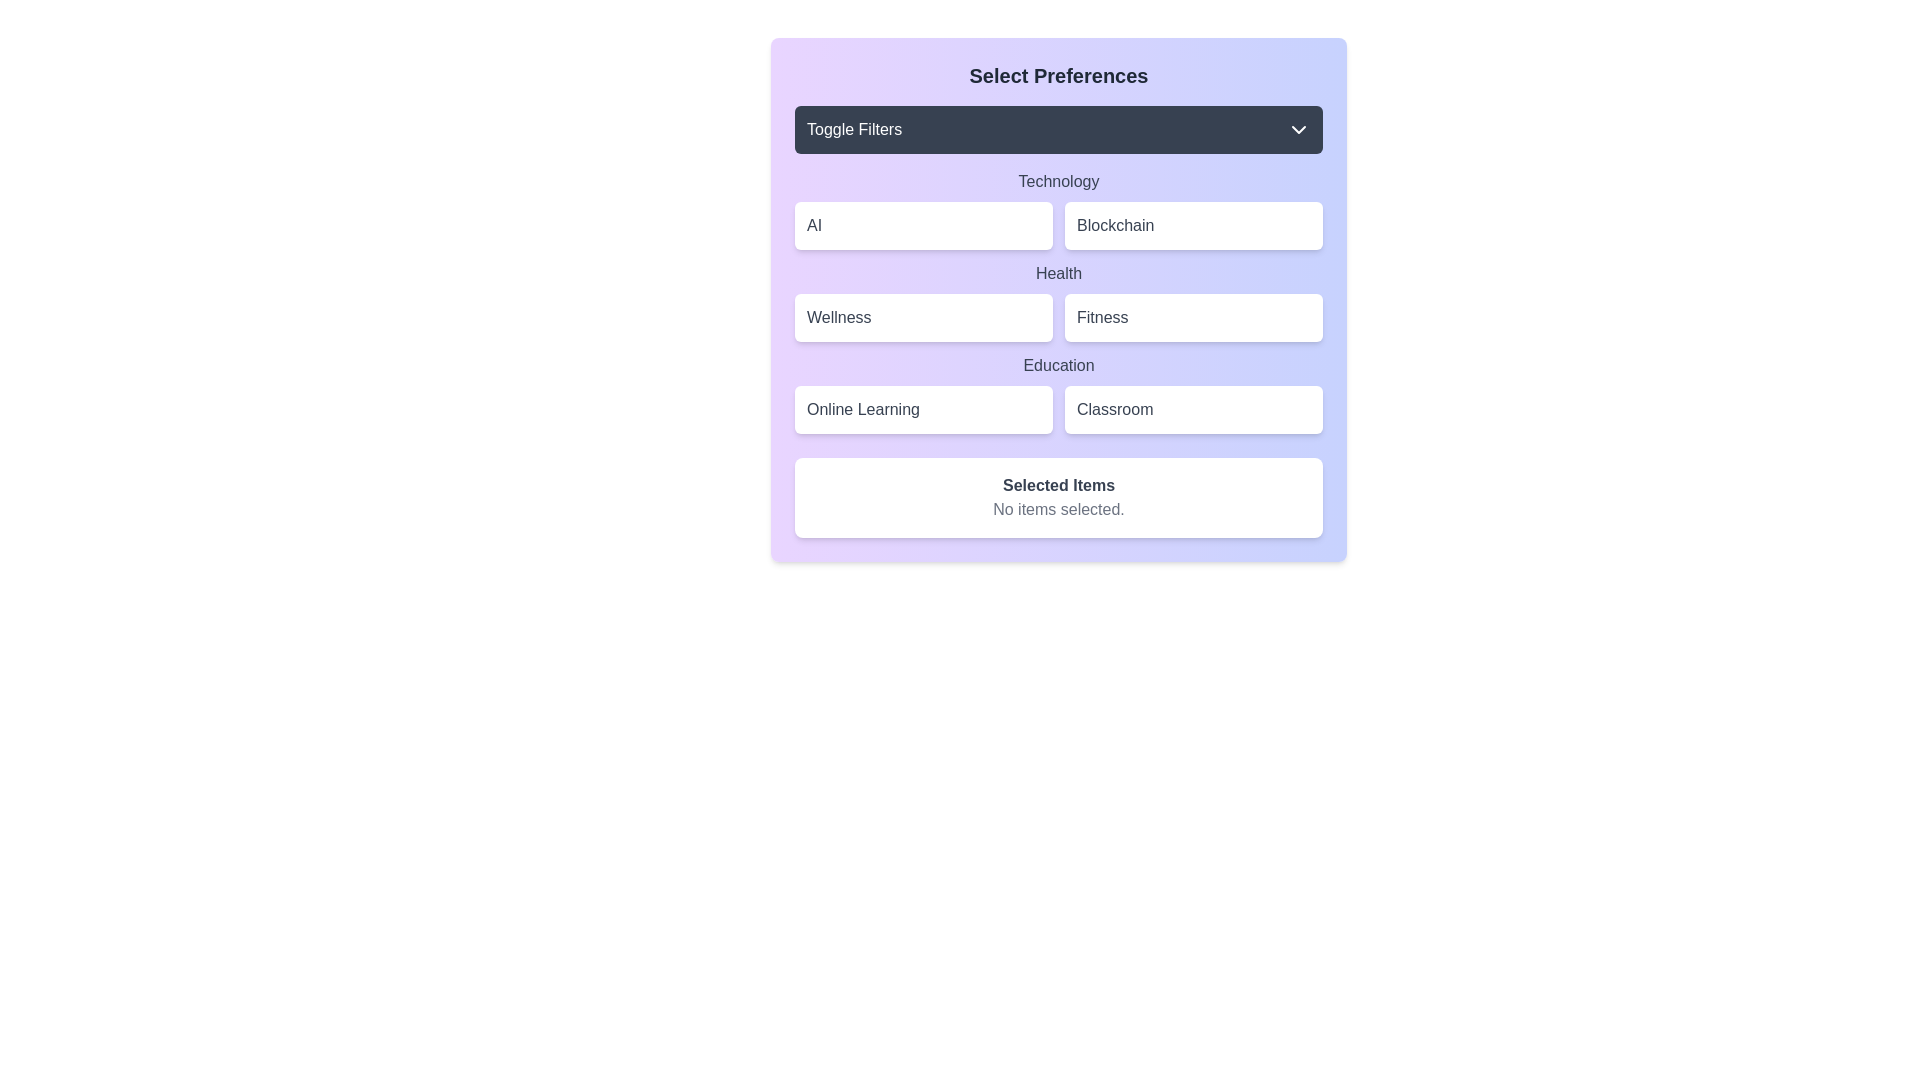  Describe the element at coordinates (1058, 393) in the screenshot. I see `the selector element for subcategories under 'Education' which includes the buttons 'Online Learning' and 'Classroom'` at that location.